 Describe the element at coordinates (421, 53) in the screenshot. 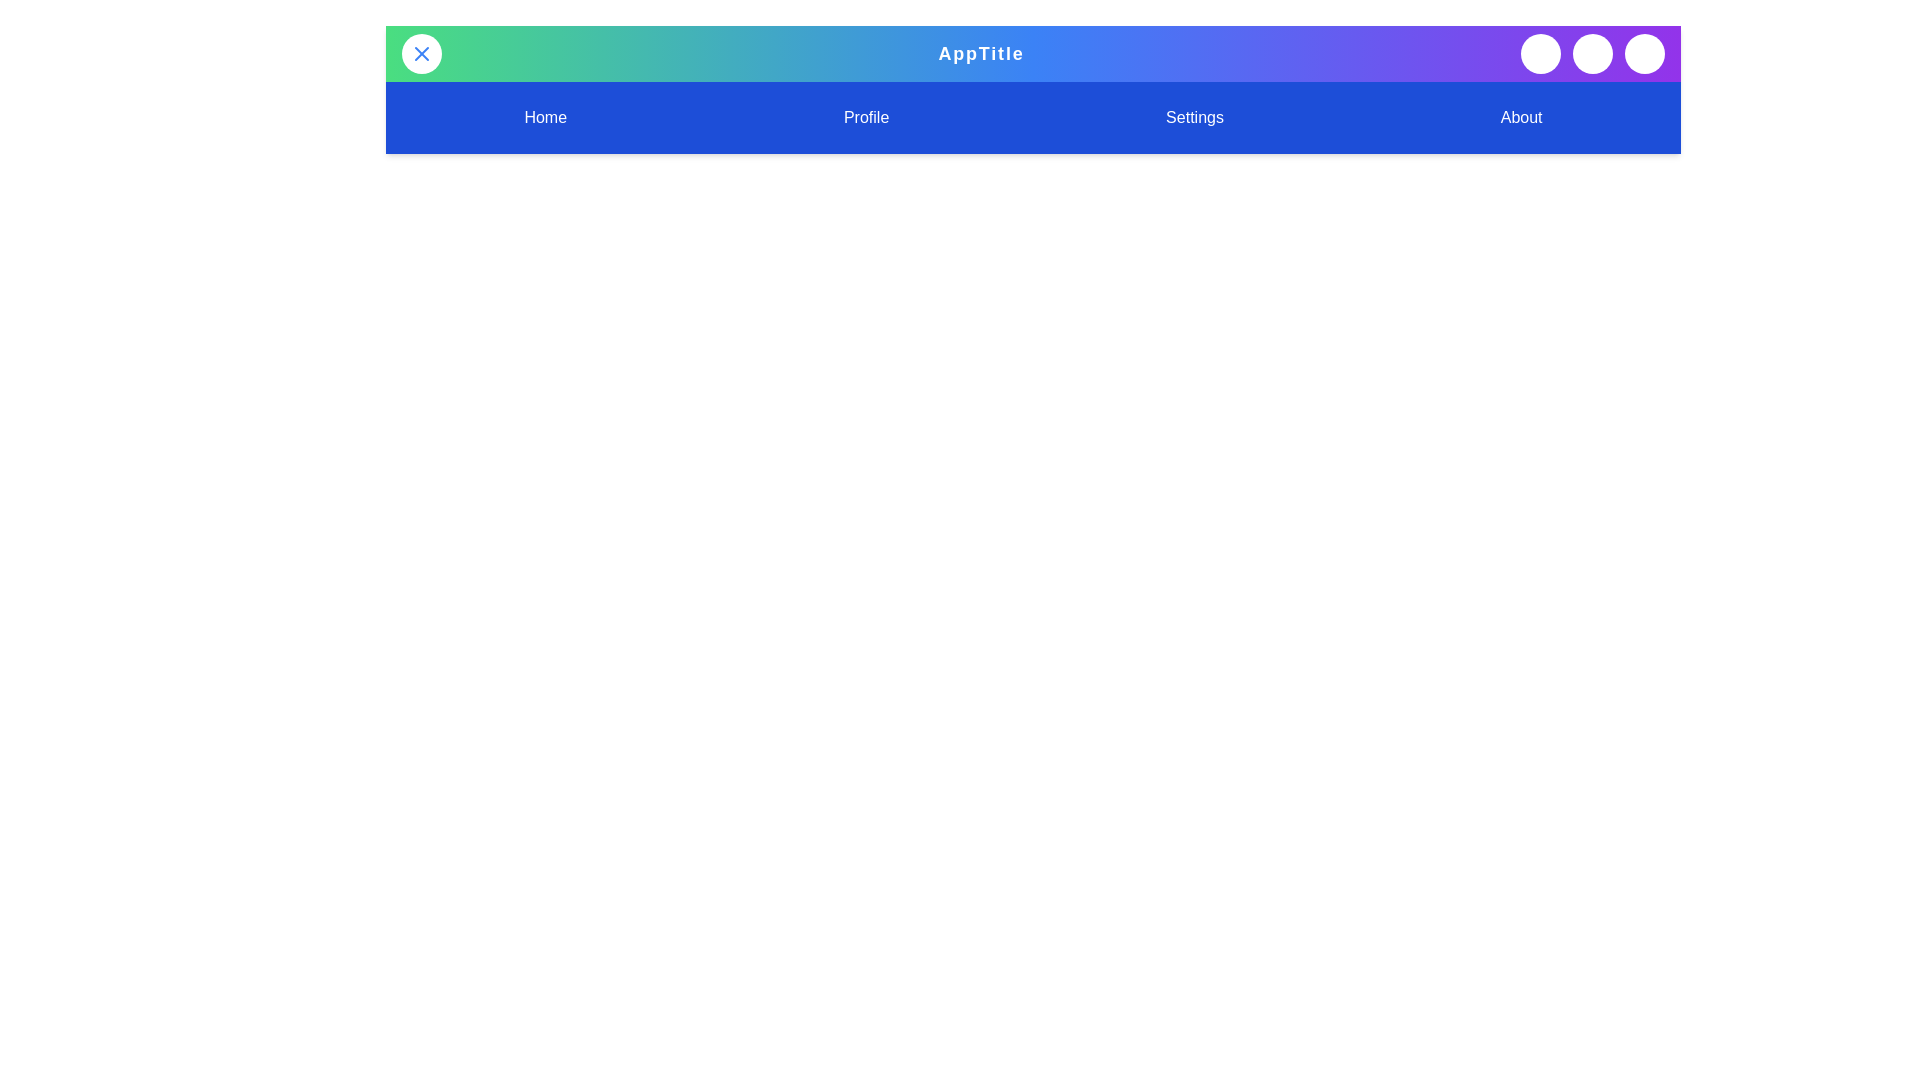

I see `menu toggle button to toggle the menu visibility` at that location.